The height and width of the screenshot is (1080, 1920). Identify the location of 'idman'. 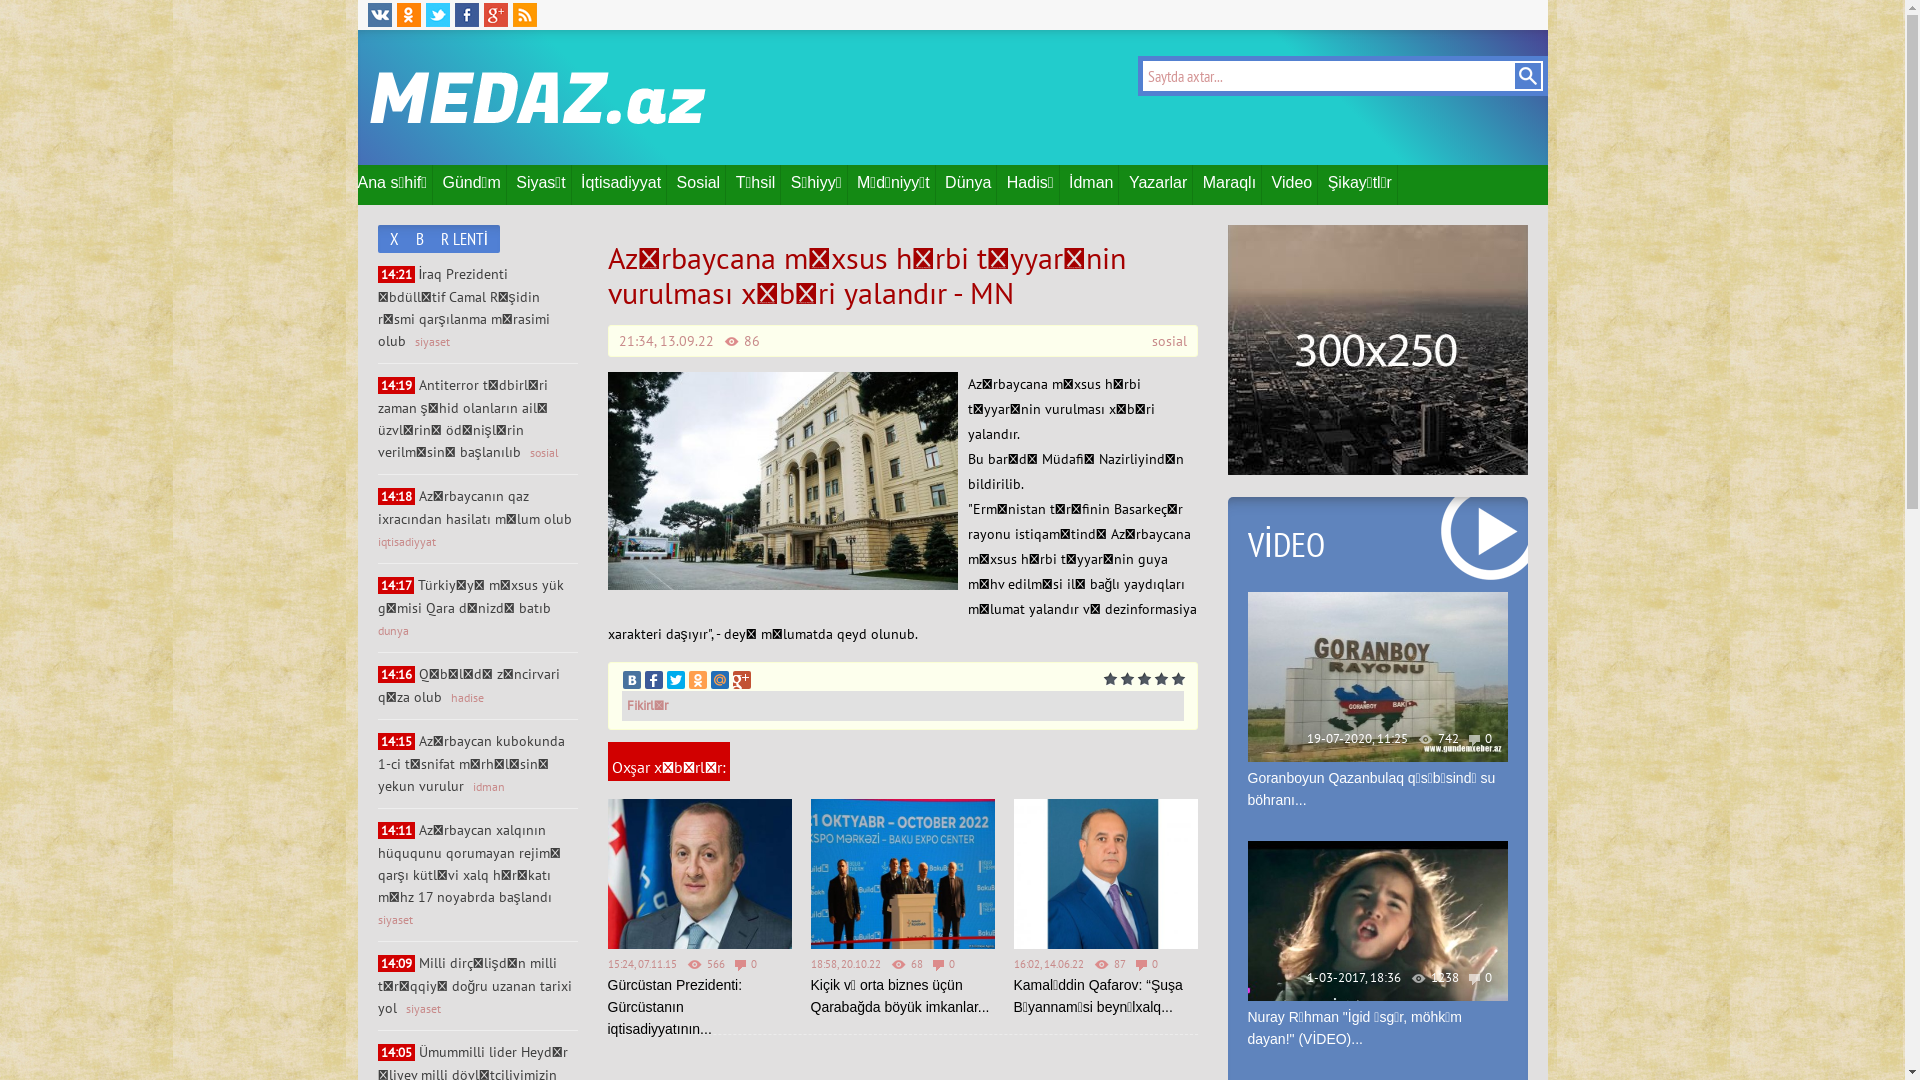
(488, 785).